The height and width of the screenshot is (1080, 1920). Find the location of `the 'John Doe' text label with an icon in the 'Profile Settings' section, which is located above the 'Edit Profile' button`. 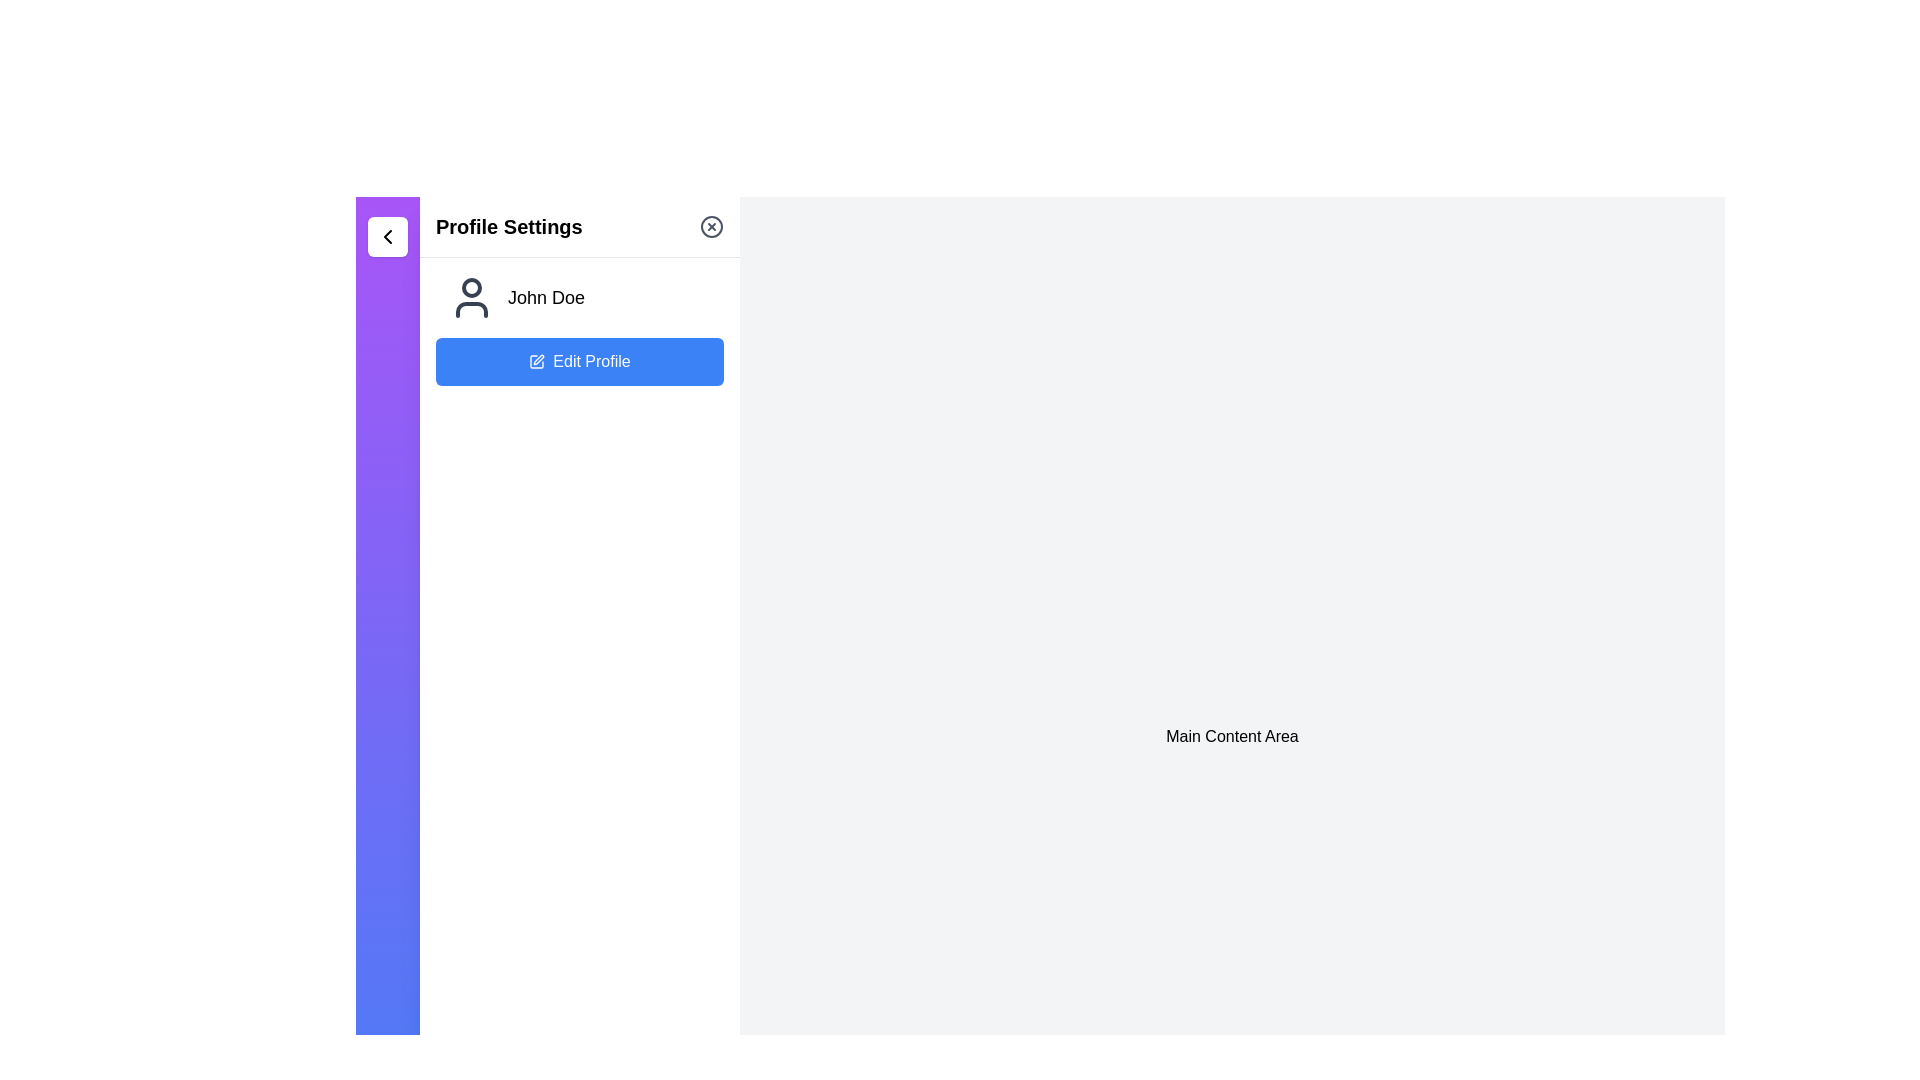

the 'John Doe' text label with an icon in the 'Profile Settings' section, which is located above the 'Edit Profile' button is located at coordinates (579, 297).